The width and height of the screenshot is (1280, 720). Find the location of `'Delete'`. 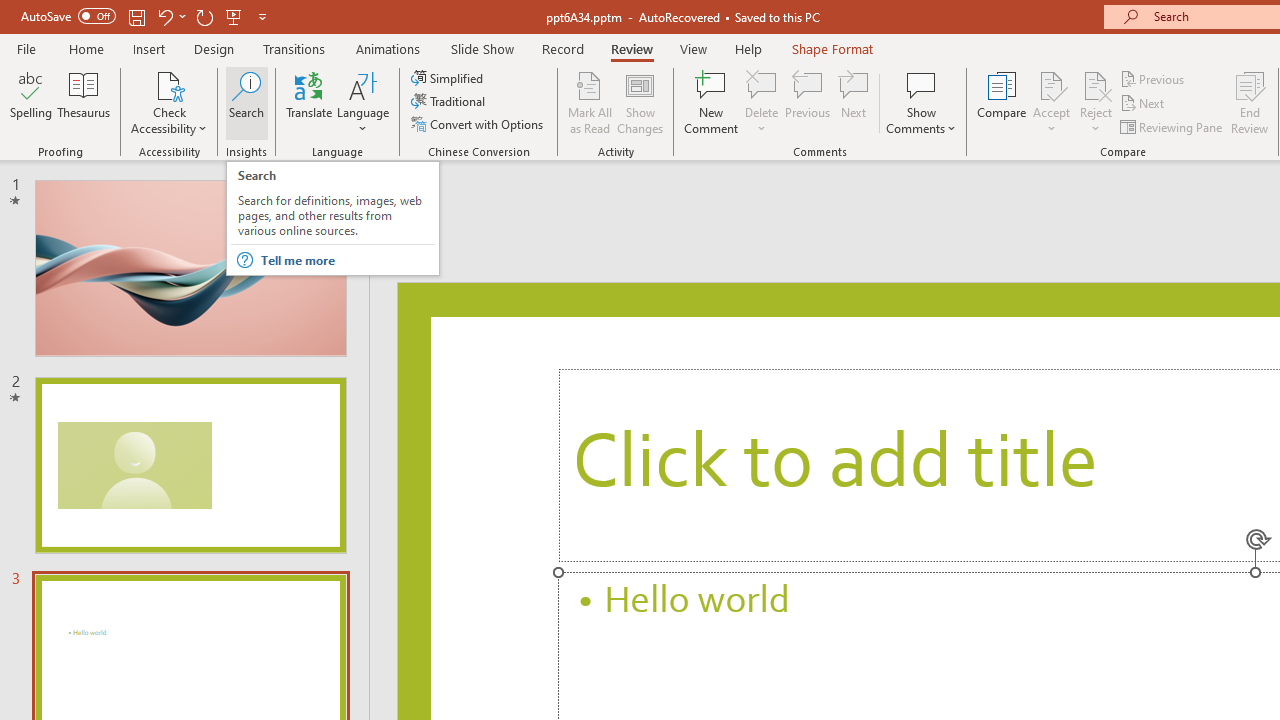

'Delete' is located at coordinates (761, 84).